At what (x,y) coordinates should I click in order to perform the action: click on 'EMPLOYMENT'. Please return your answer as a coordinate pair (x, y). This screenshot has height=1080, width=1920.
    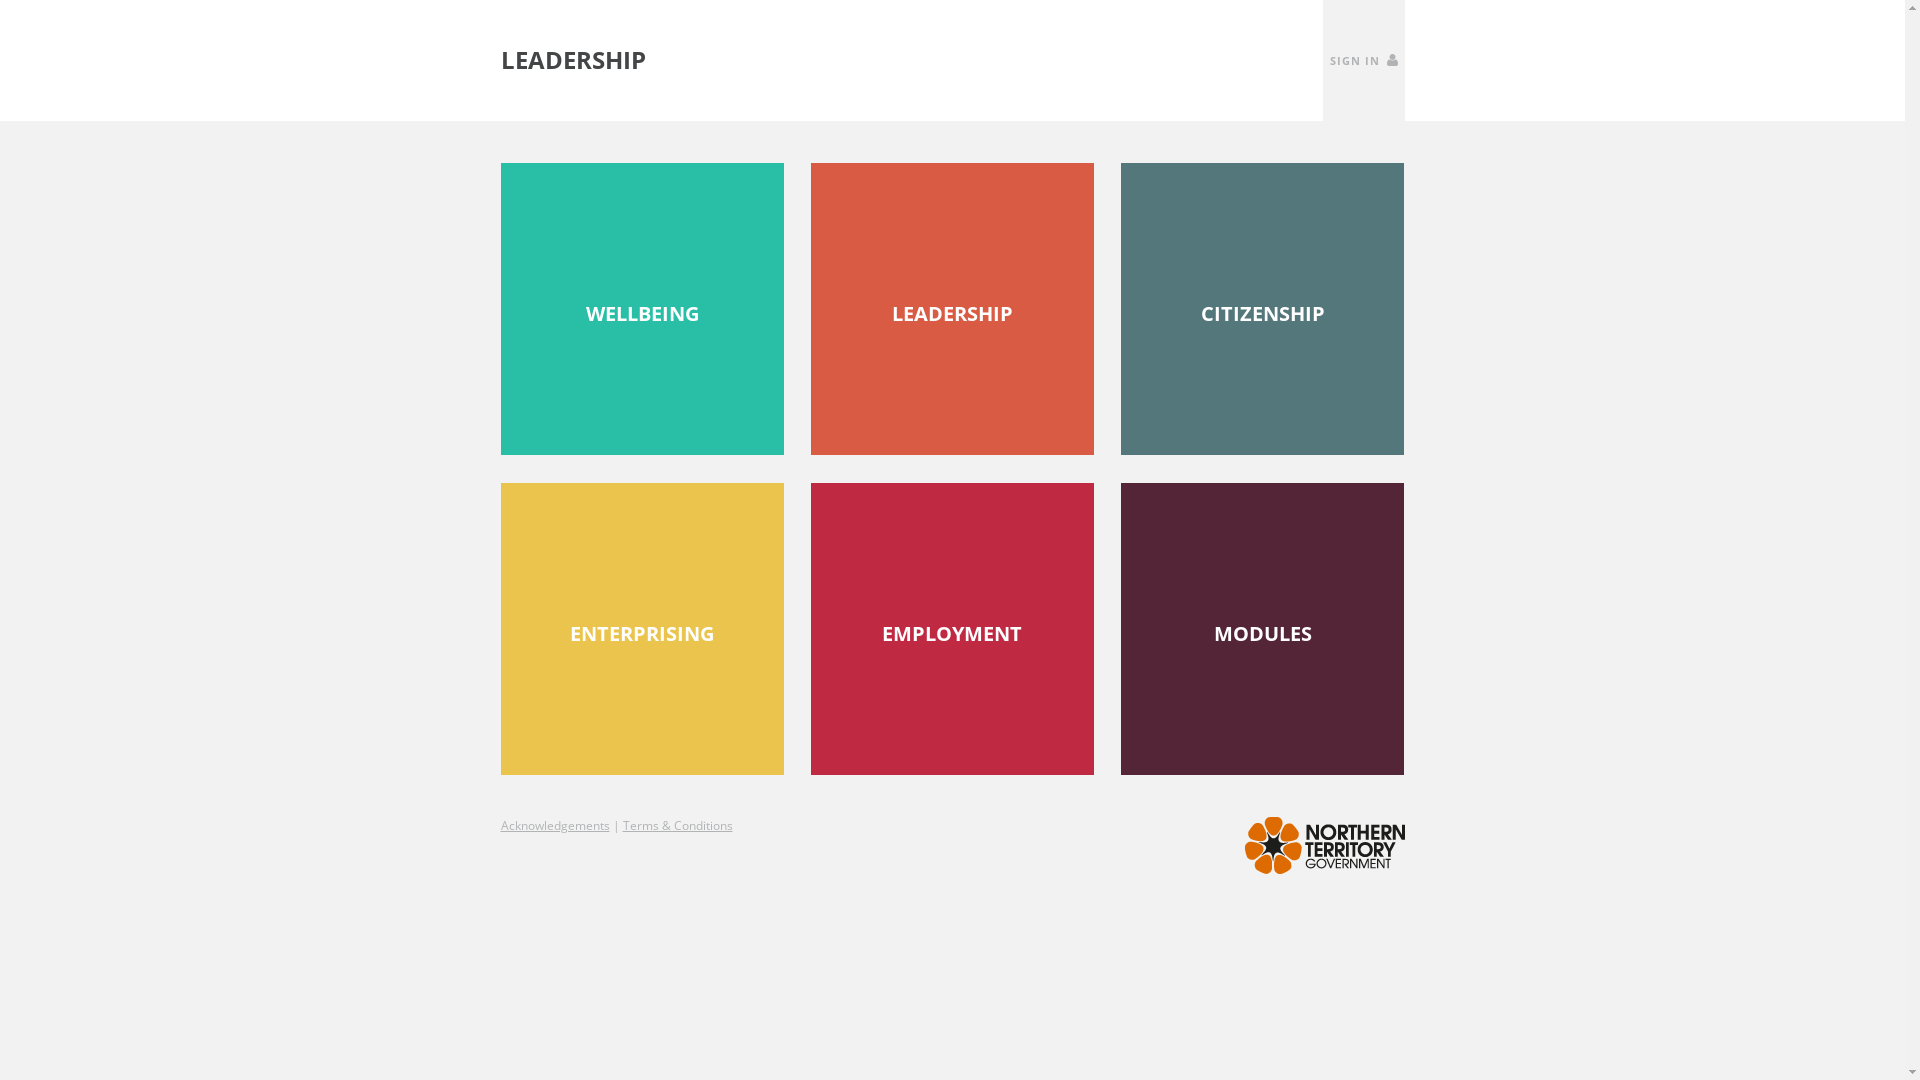
    Looking at the image, I should click on (951, 627).